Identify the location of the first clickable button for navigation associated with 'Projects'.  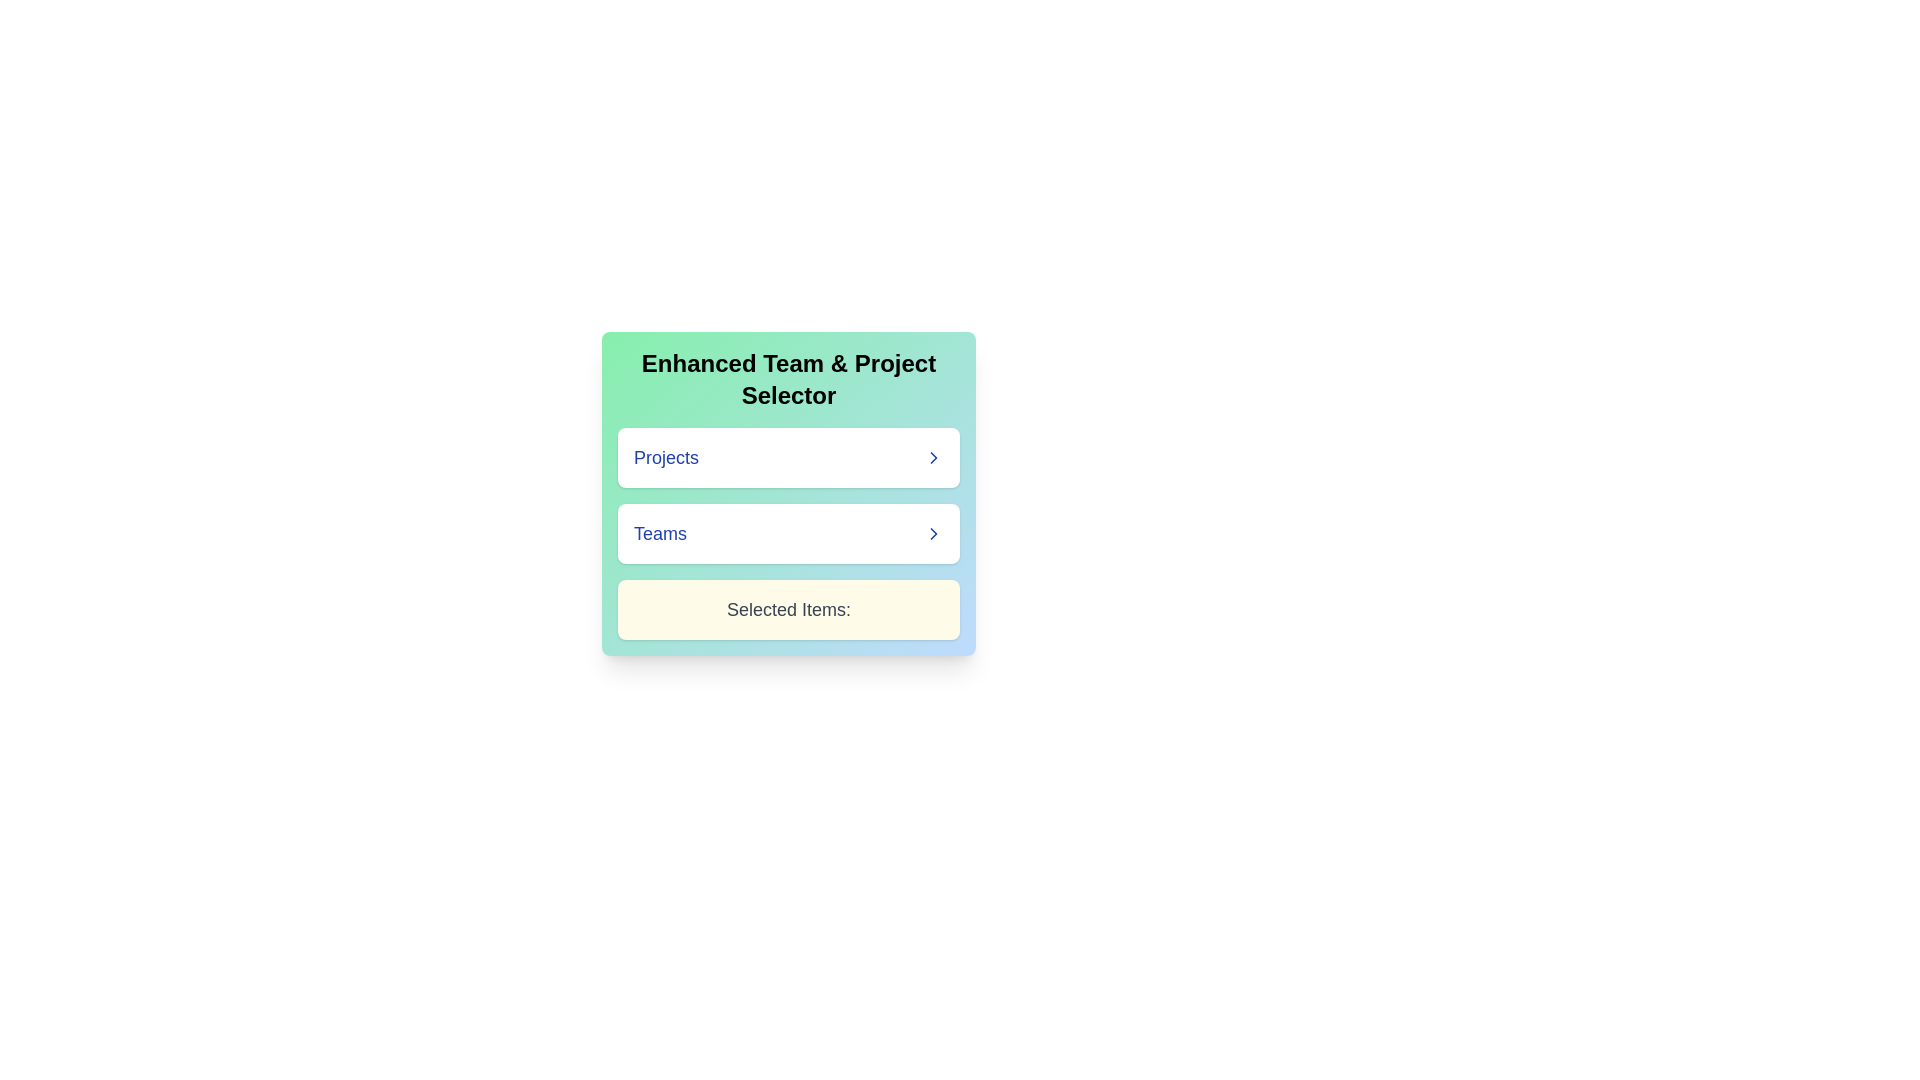
(787, 458).